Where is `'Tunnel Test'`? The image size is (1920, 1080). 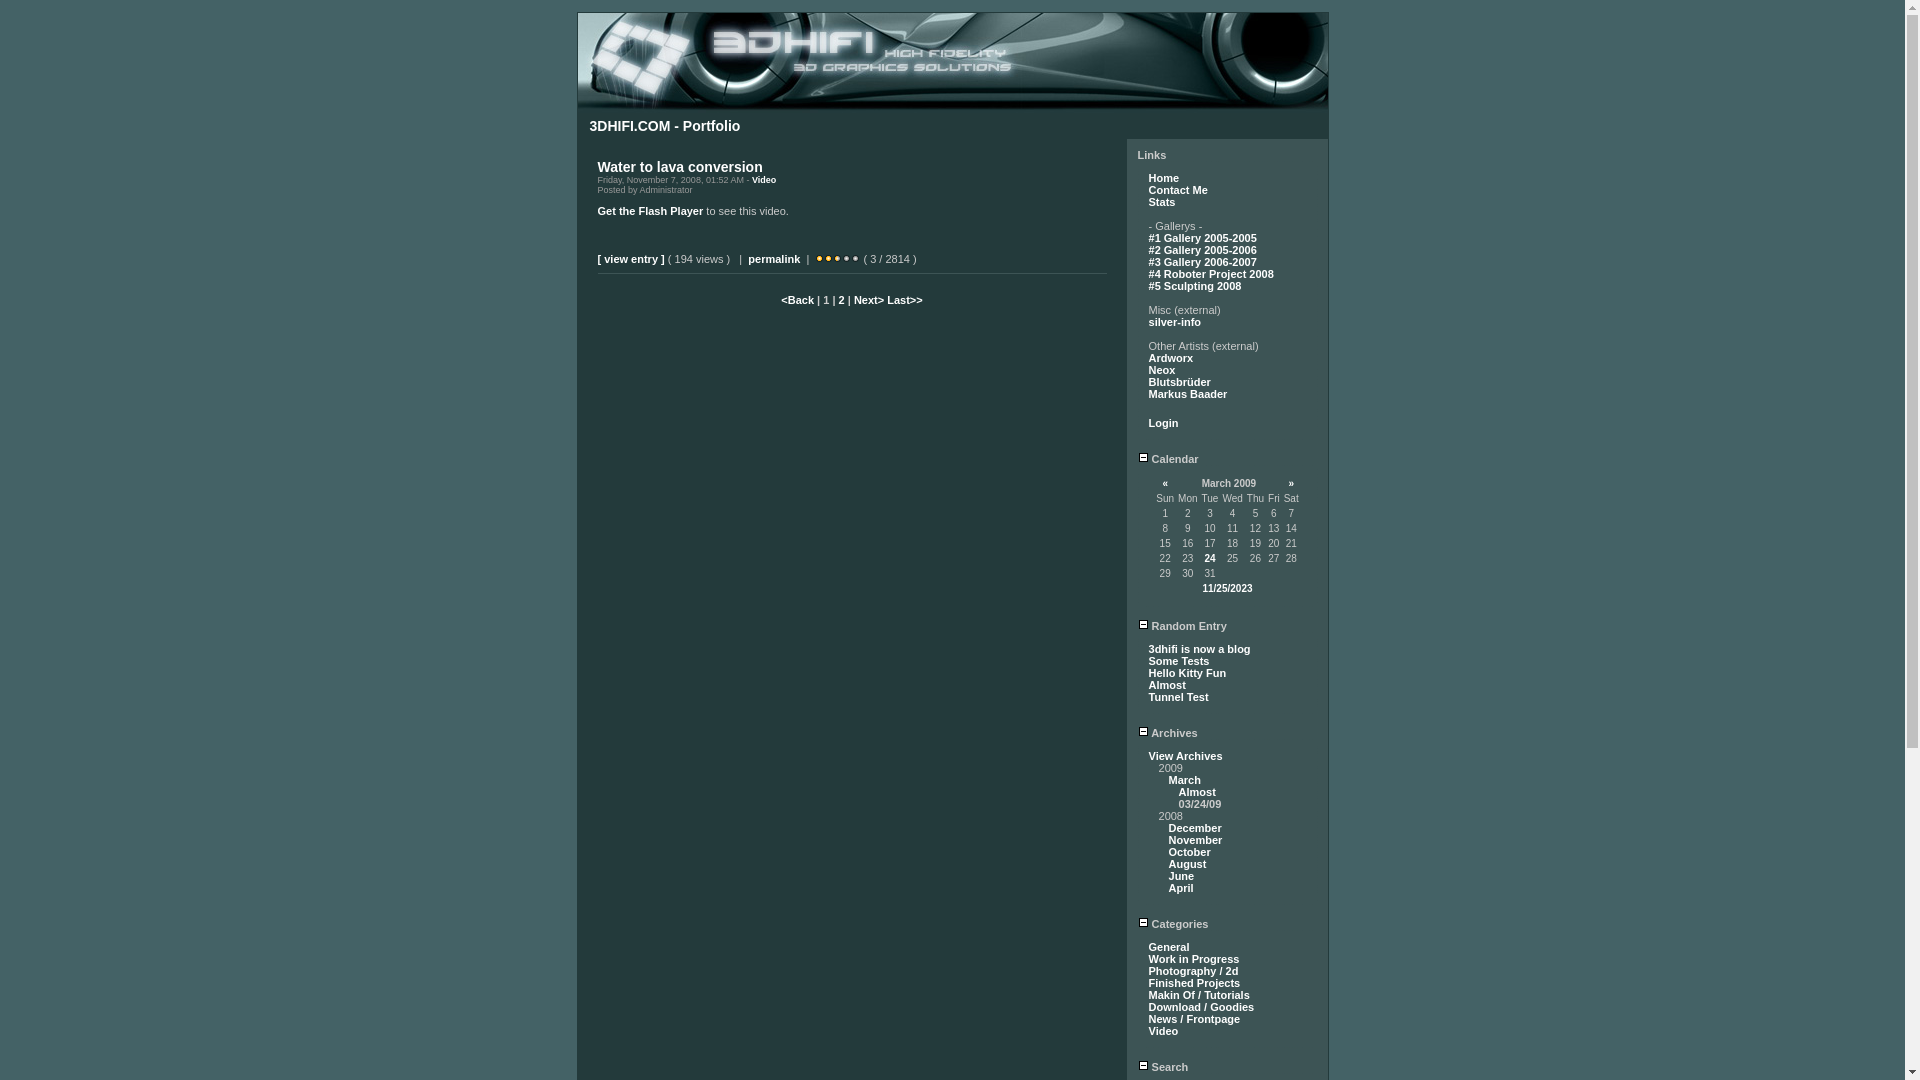
'Tunnel Test' is located at coordinates (1179, 696).